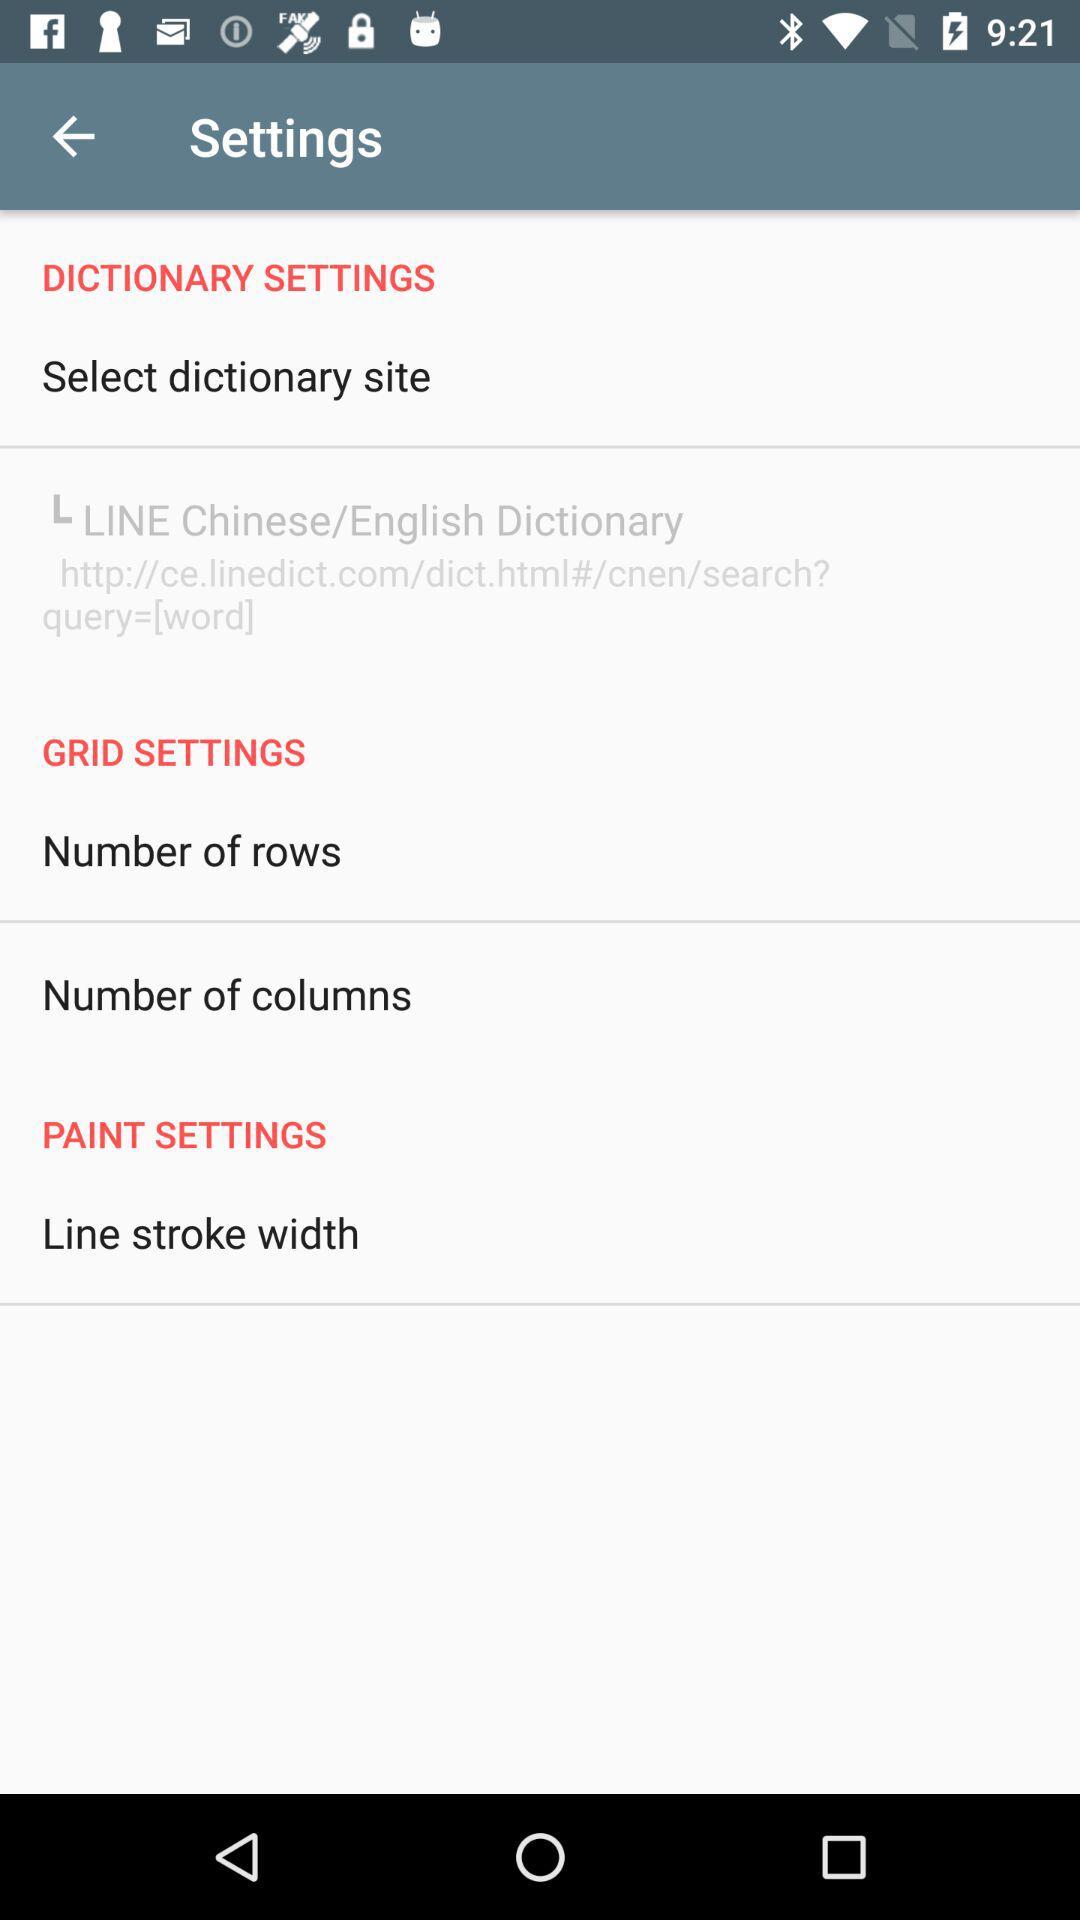 The image size is (1080, 1920). What do you see at coordinates (200, 1231) in the screenshot?
I see `the icon below paint settings item` at bounding box center [200, 1231].